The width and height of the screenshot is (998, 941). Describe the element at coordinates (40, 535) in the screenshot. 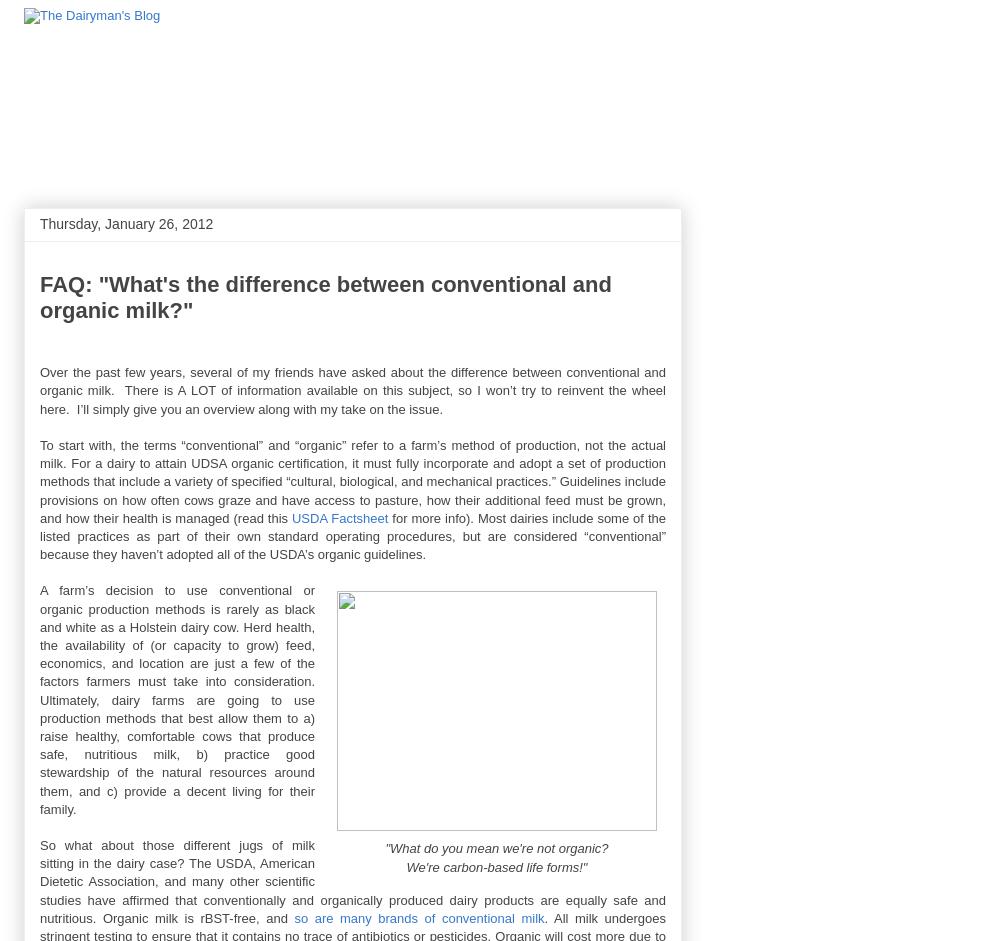

I see `'for more info). Most dairies
include some of the listed practices as part of their own standard operating procedures,
but are considered “conventional” because they haven’t adopted all of the USDA’s
organic guidelines.'` at that location.